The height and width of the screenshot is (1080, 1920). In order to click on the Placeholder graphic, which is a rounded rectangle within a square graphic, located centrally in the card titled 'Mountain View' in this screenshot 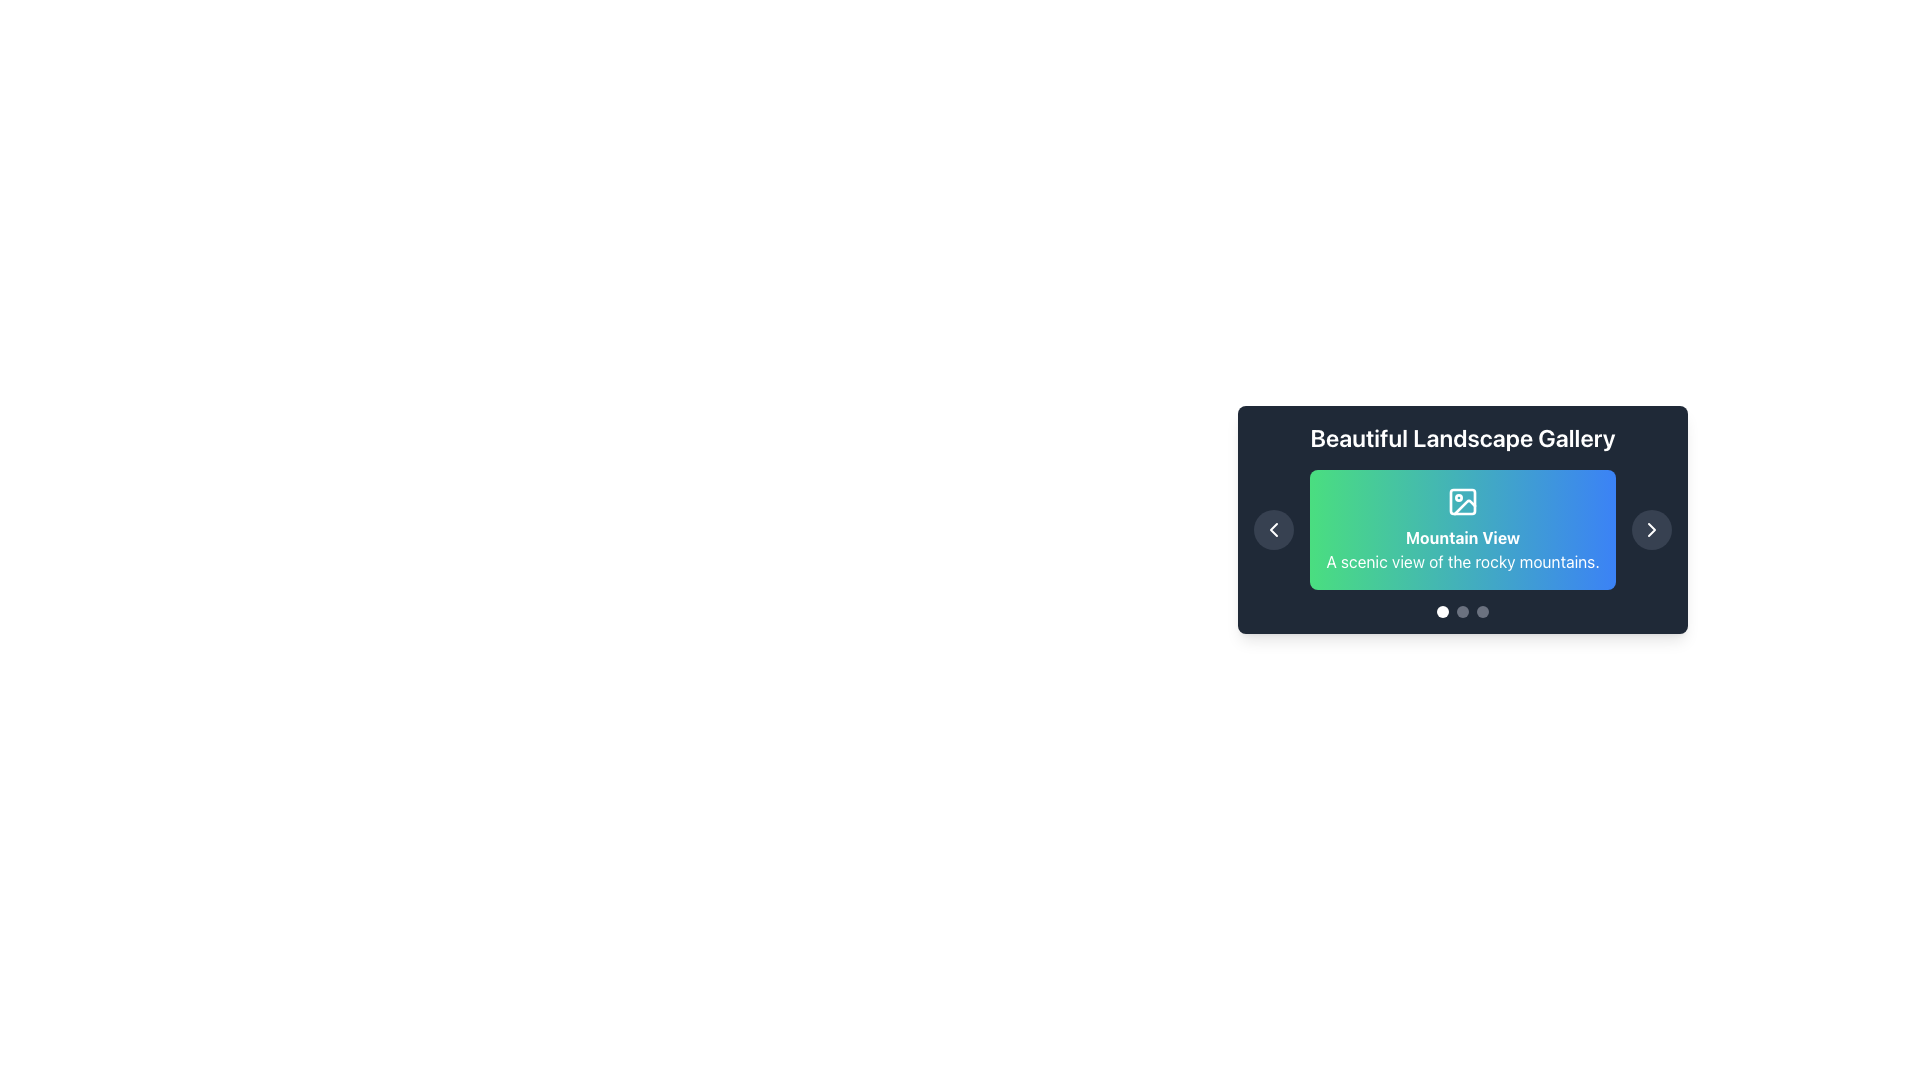, I will do `click(1463, 500)`.